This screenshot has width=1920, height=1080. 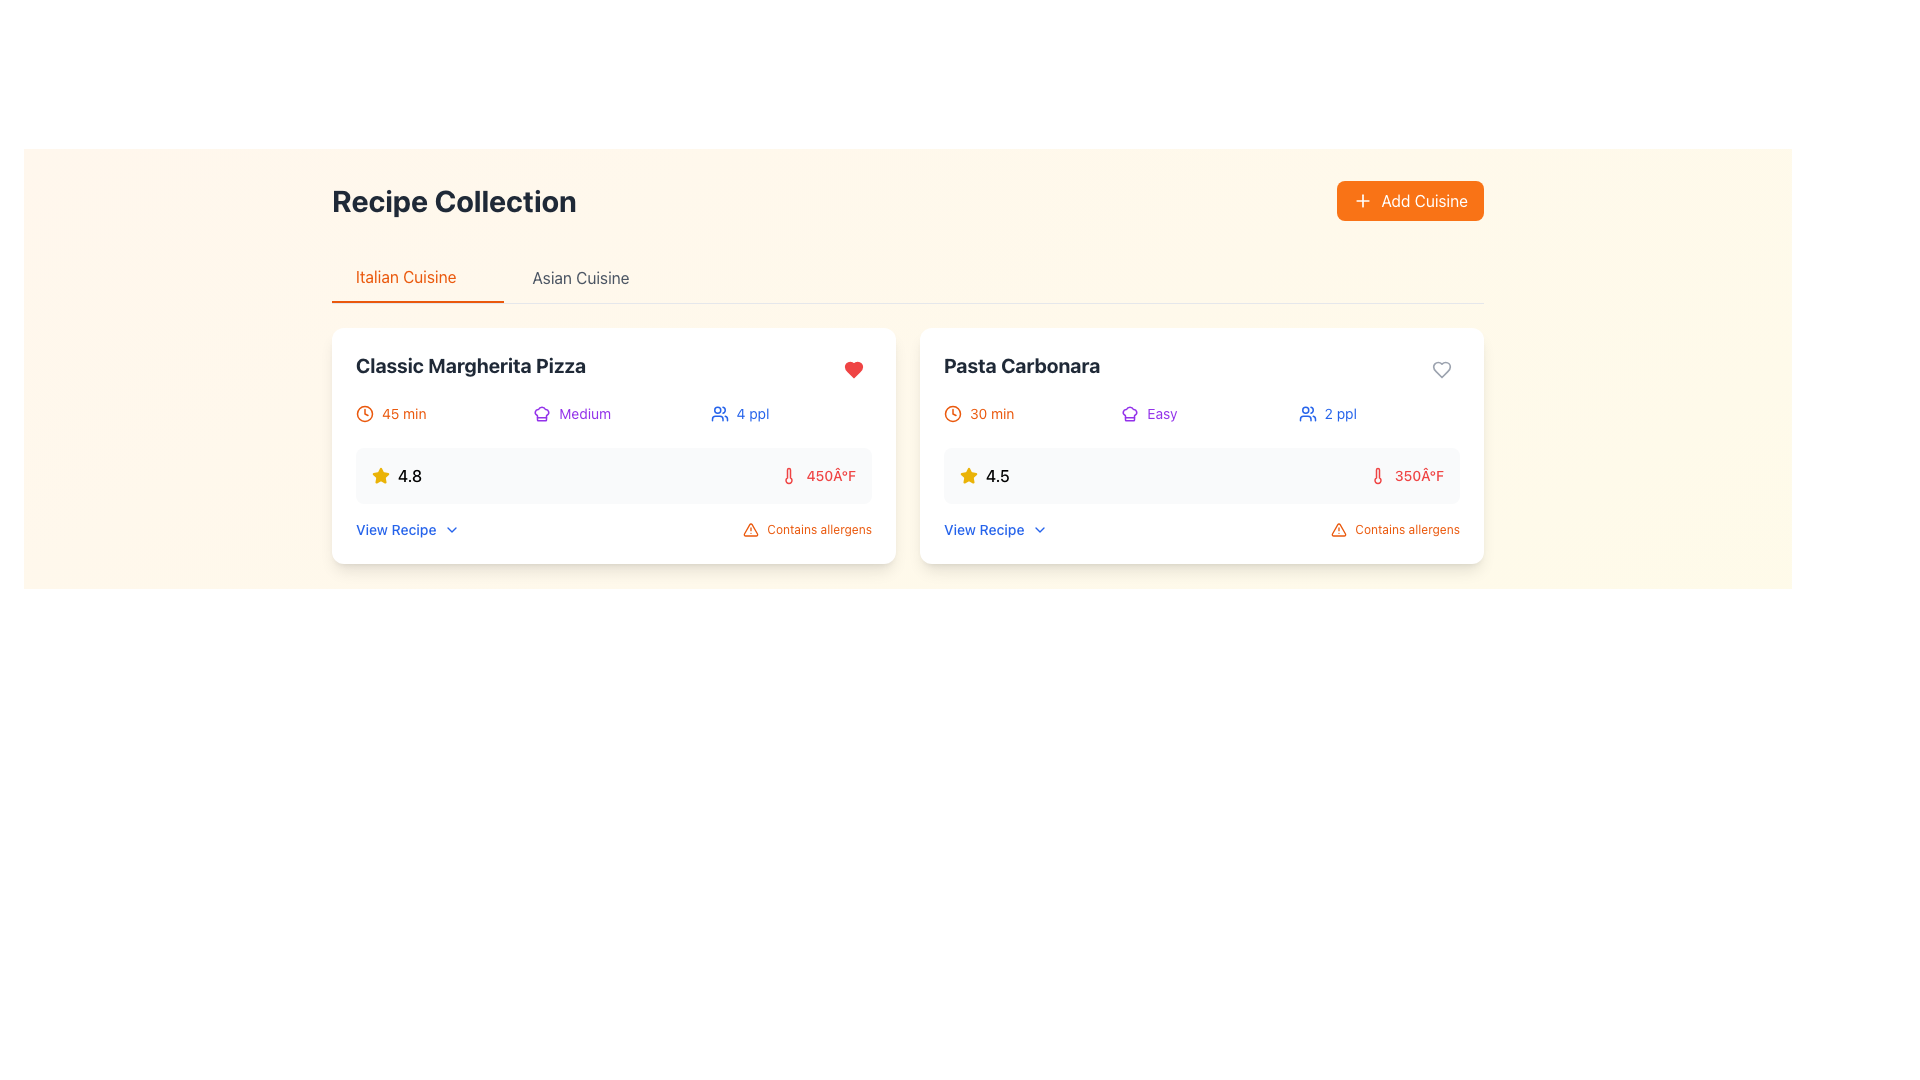 I want to click on the text label displaying the preparation time for the recipe 'Pasta Carbonara', which is located to the right of a clock icon in the second recipe card, so click(x=992, y=412).